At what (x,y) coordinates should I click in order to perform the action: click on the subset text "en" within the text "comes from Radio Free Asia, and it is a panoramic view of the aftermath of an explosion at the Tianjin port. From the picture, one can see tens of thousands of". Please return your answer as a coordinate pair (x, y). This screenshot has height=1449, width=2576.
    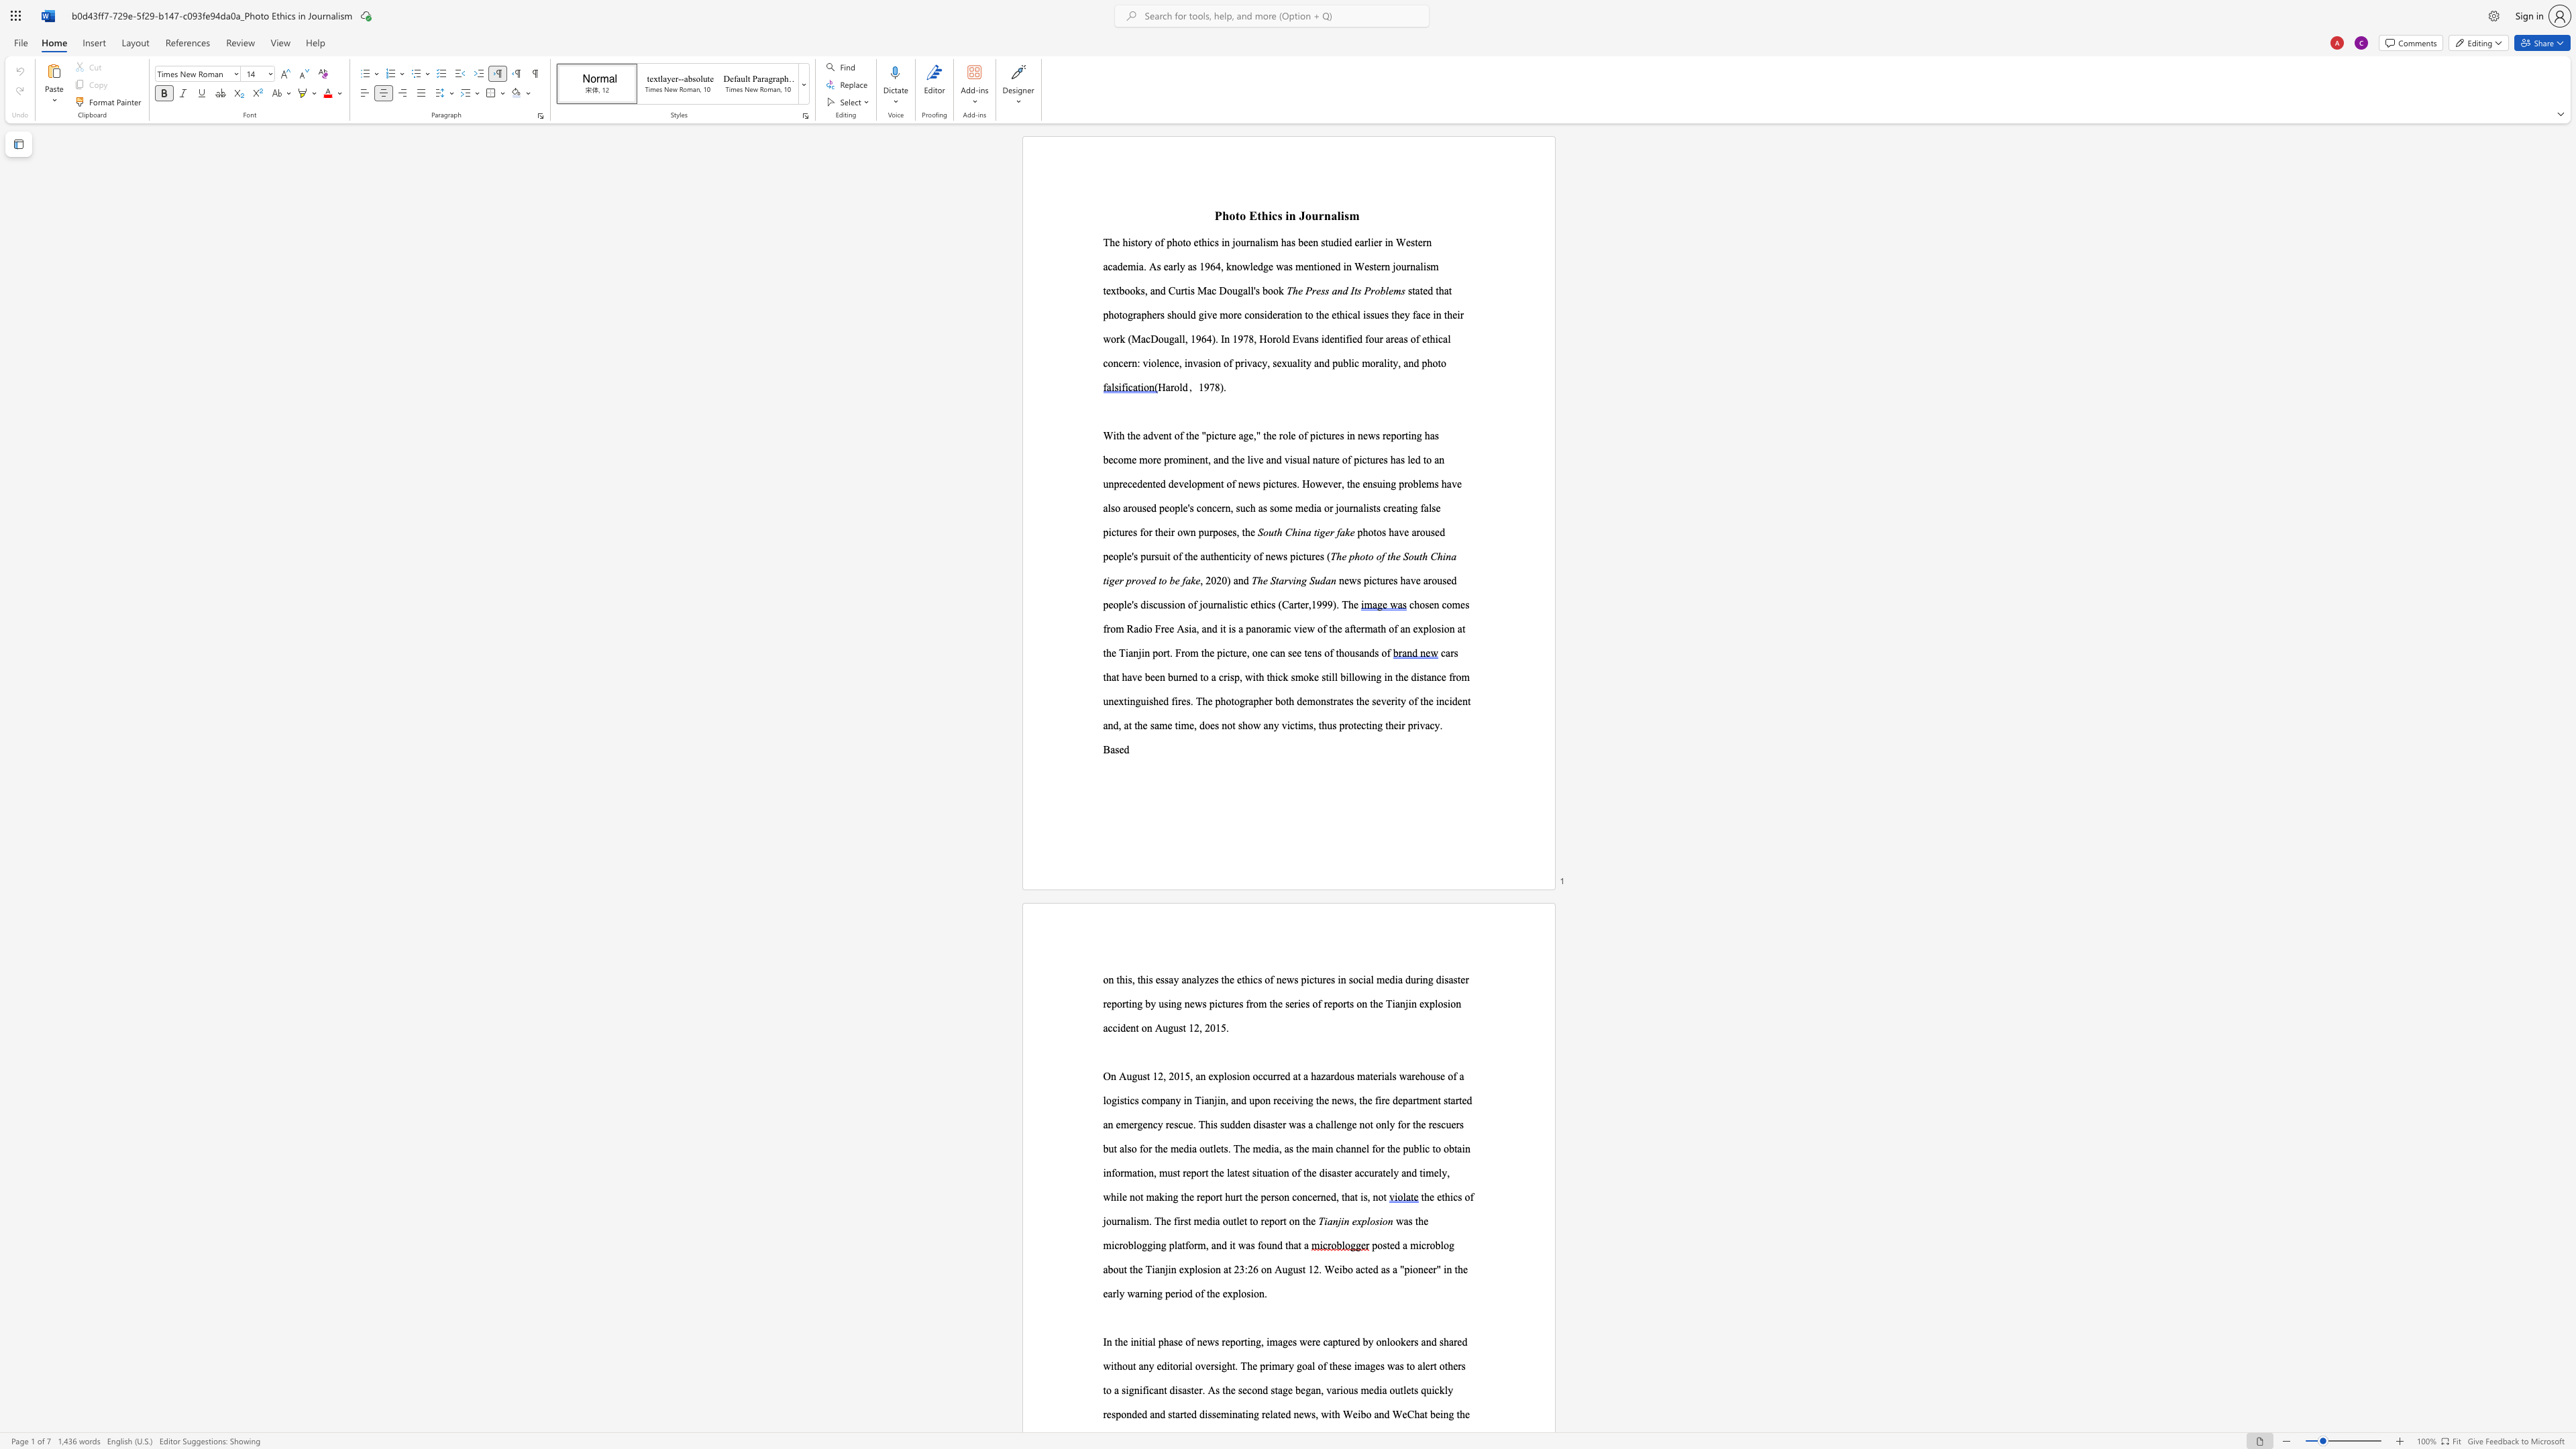
    Looking at the image, I should click on (1307, 652).